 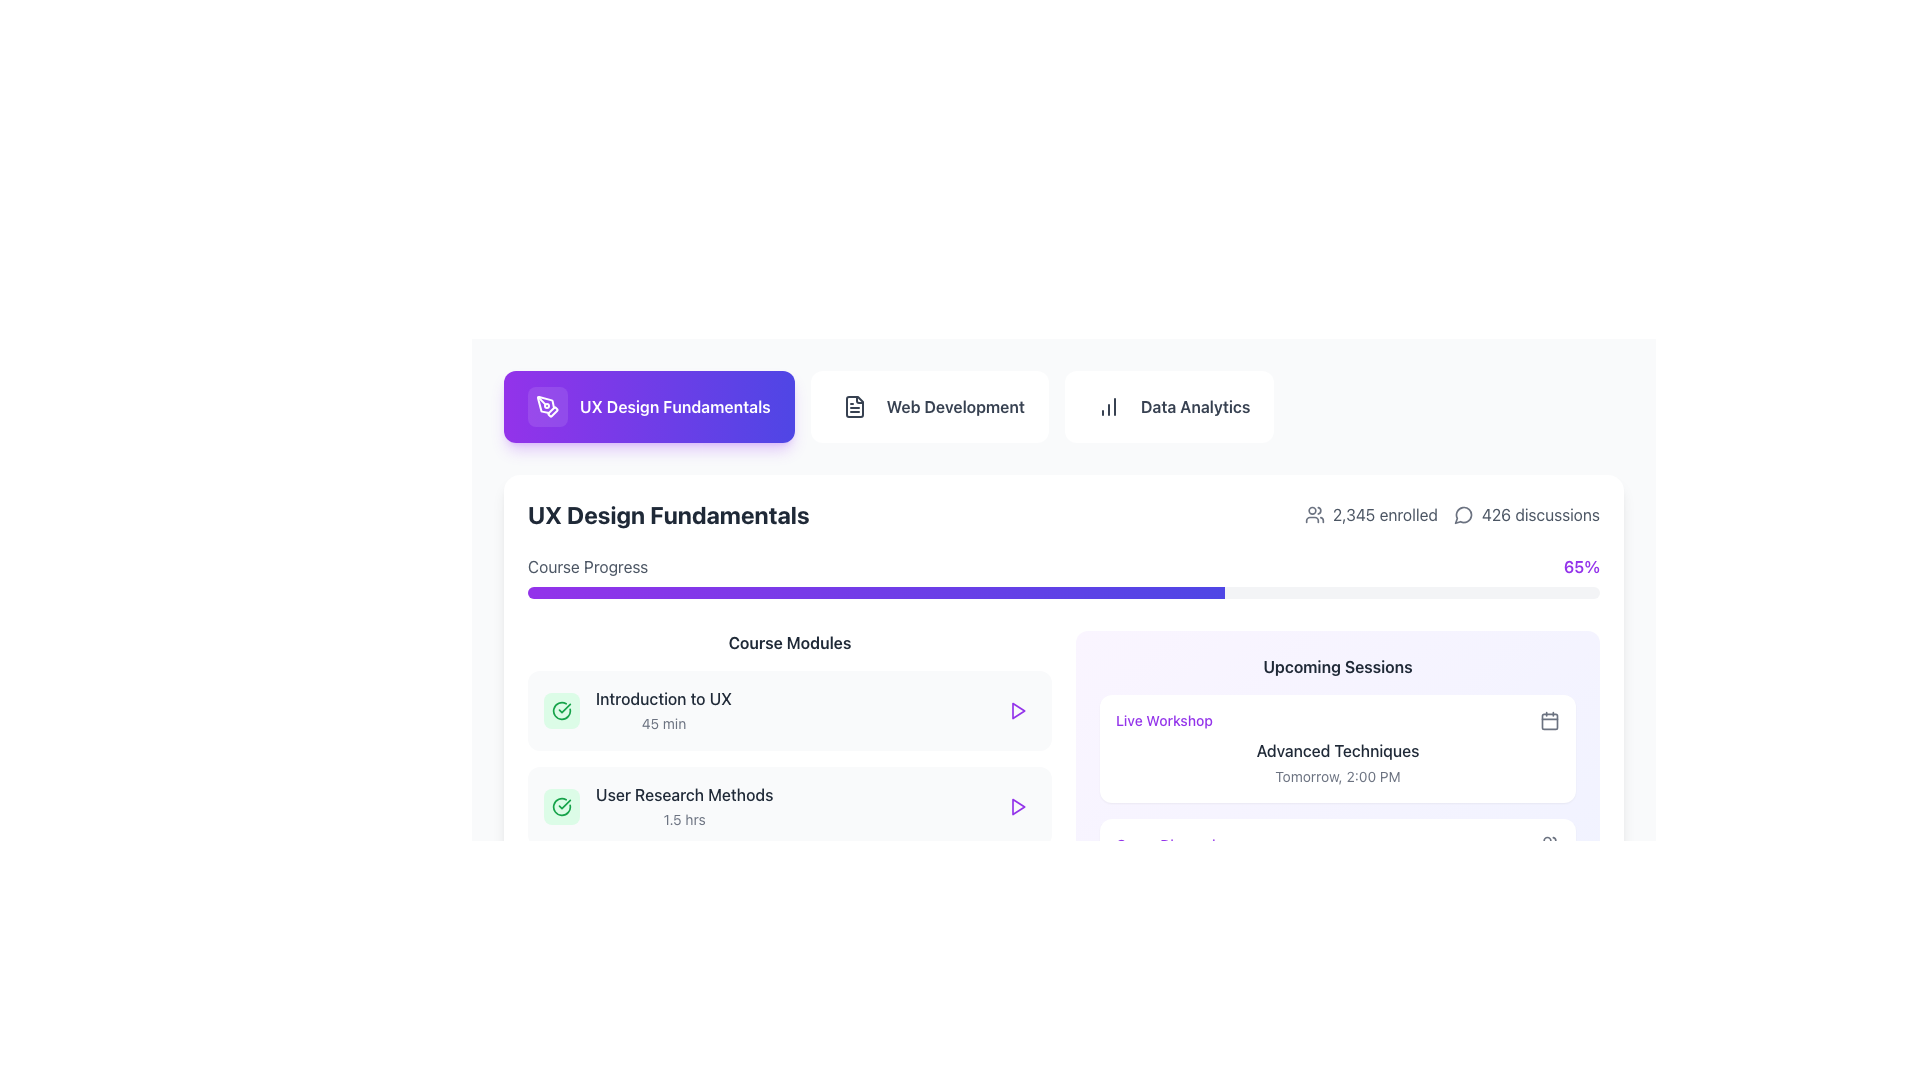 I want to click on the status indicator icon located on the left side of the 'Introduction to UX' list item in the 'Course Modules' section, so click(x=560, y=709).